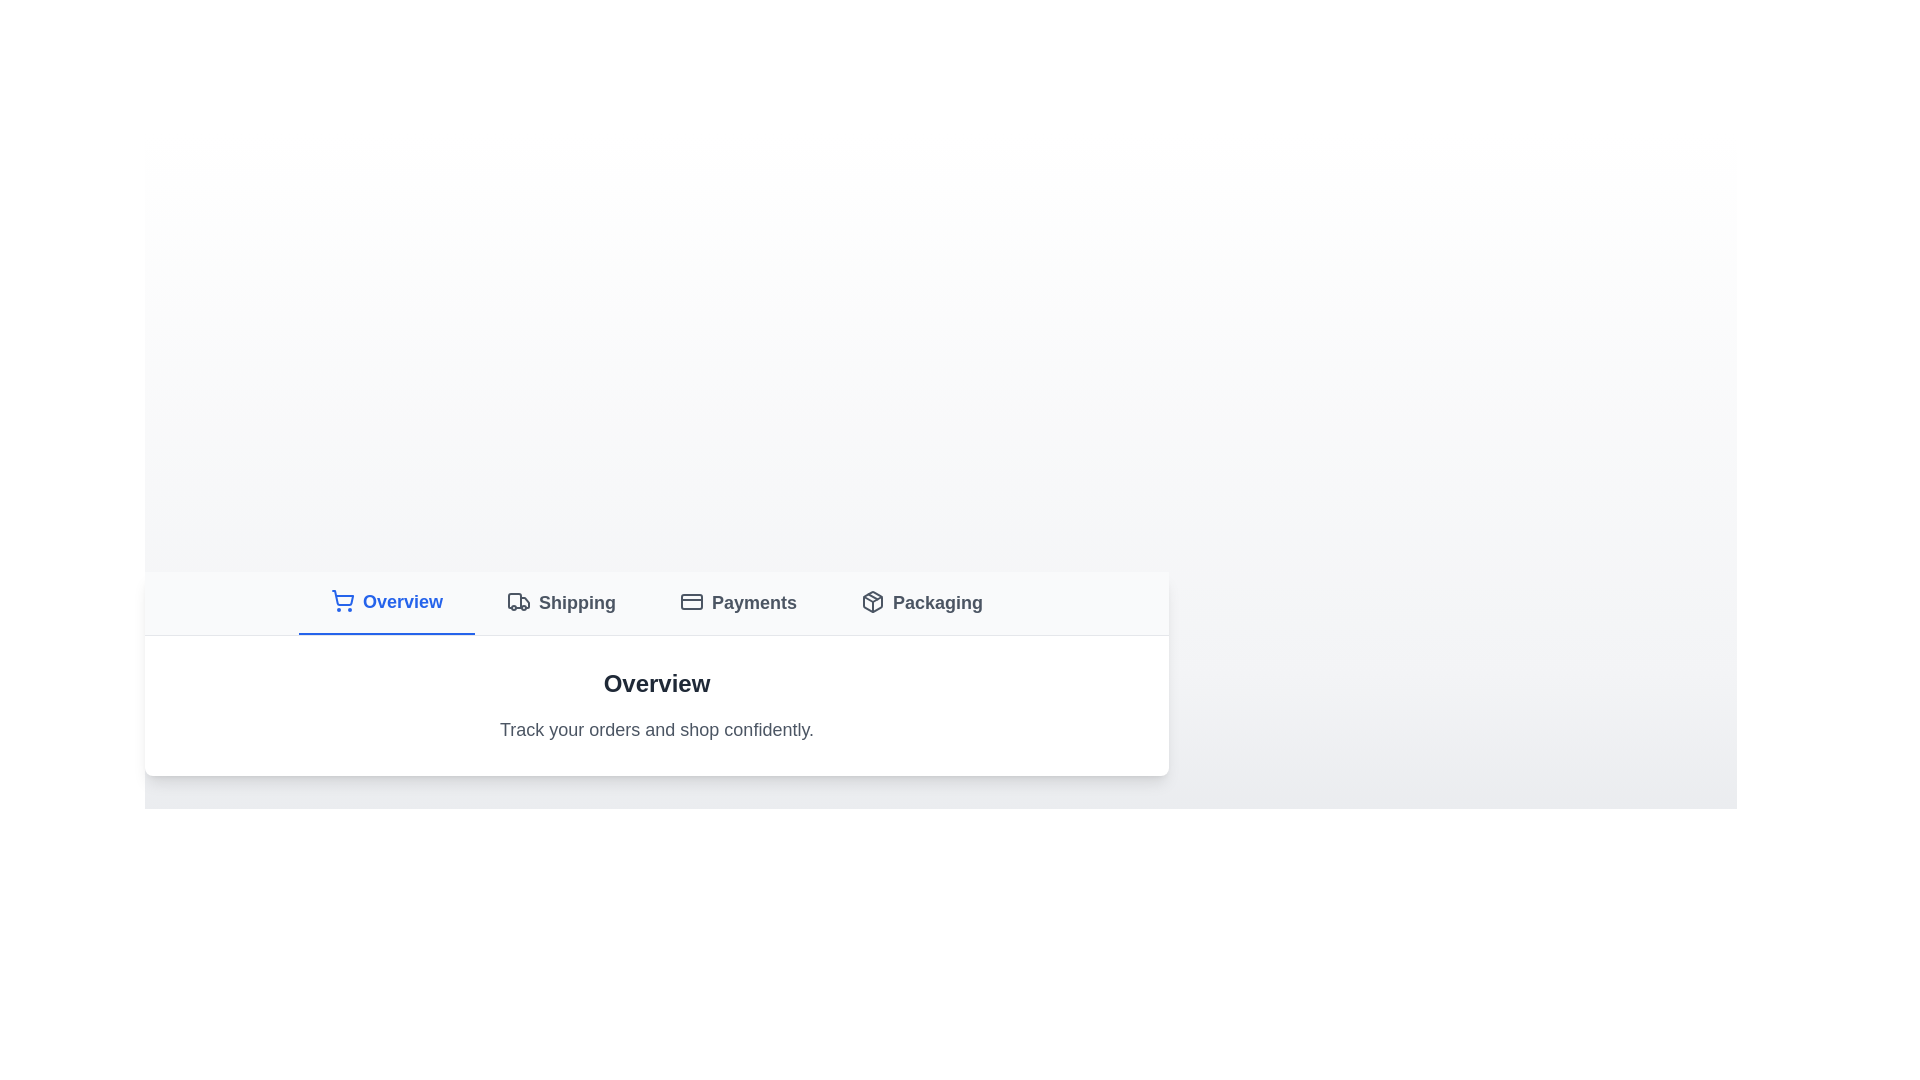  I want to click on the Overview tab, so click(386, 602).